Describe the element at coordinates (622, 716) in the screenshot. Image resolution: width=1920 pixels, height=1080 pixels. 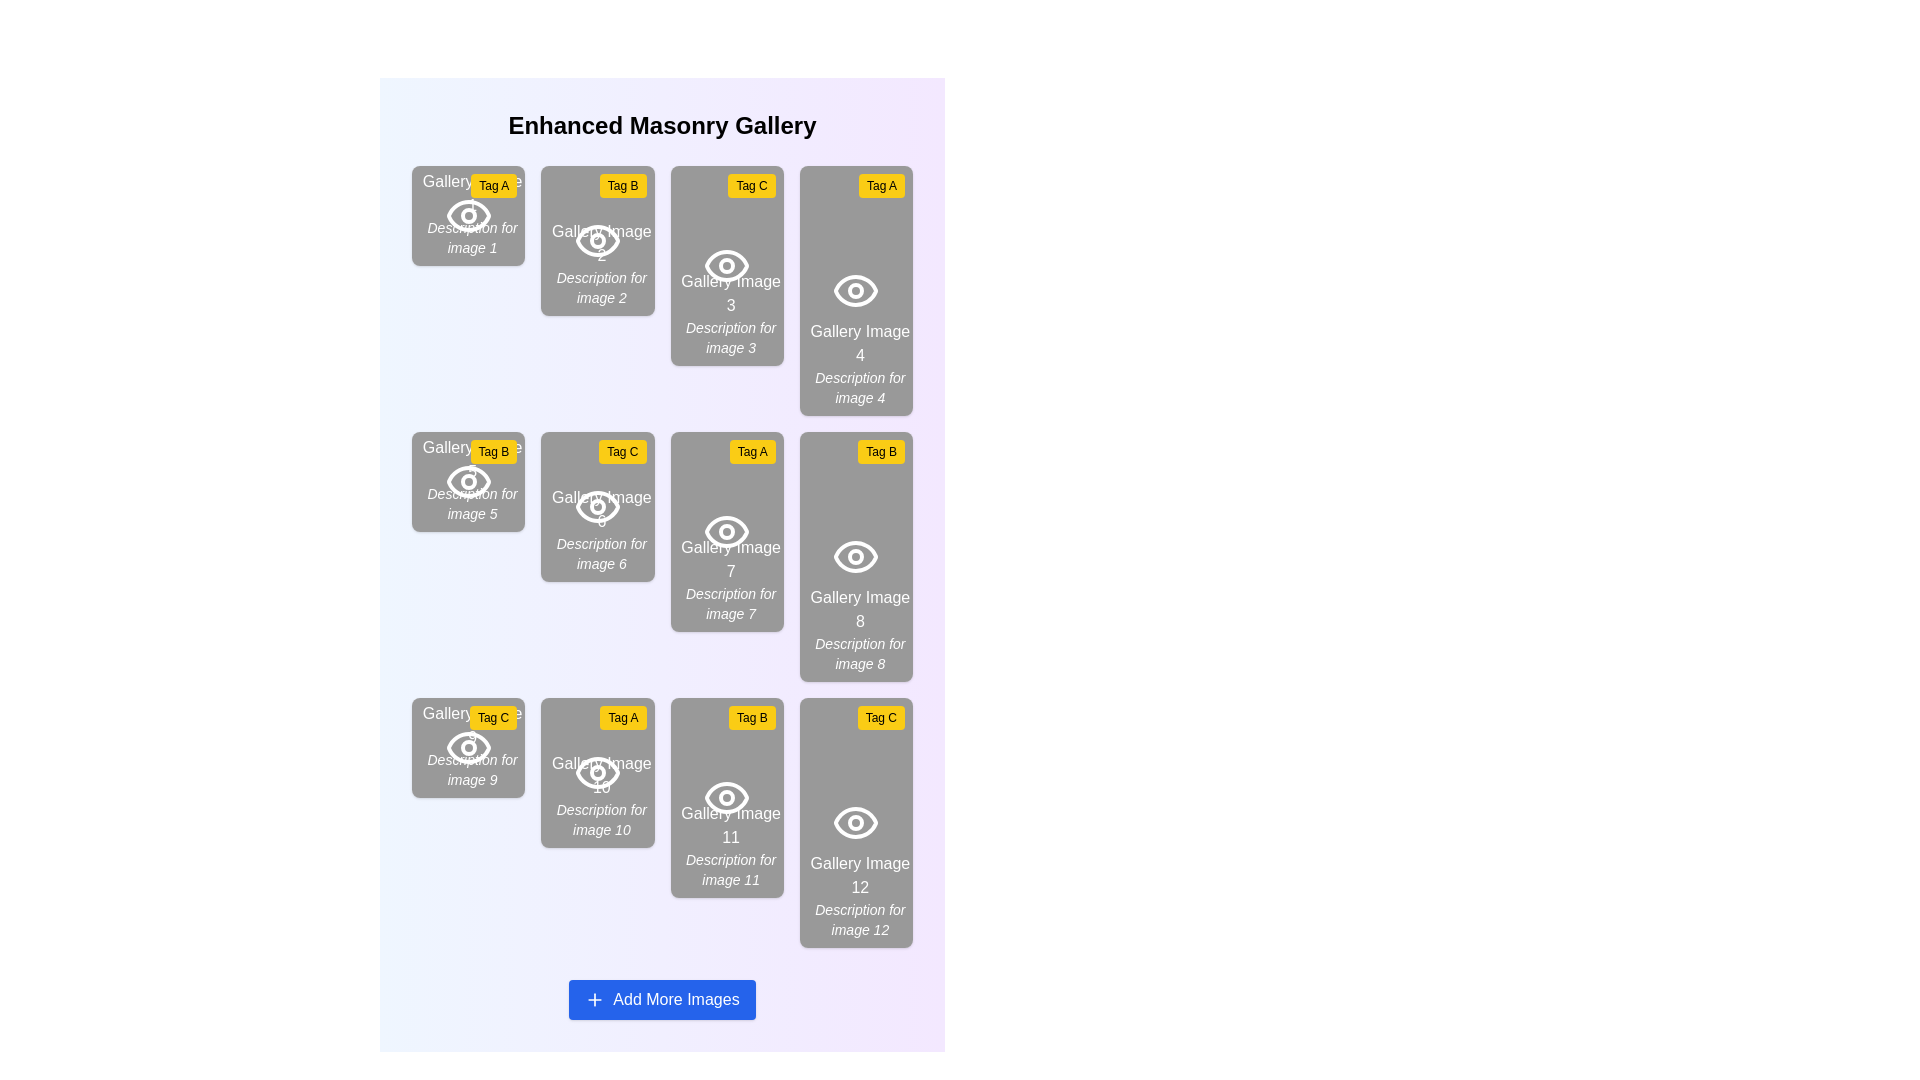
I see `the label that categorizes the content as 'Gallery Image 10', located in the top-right corner of the image tile` at that location.